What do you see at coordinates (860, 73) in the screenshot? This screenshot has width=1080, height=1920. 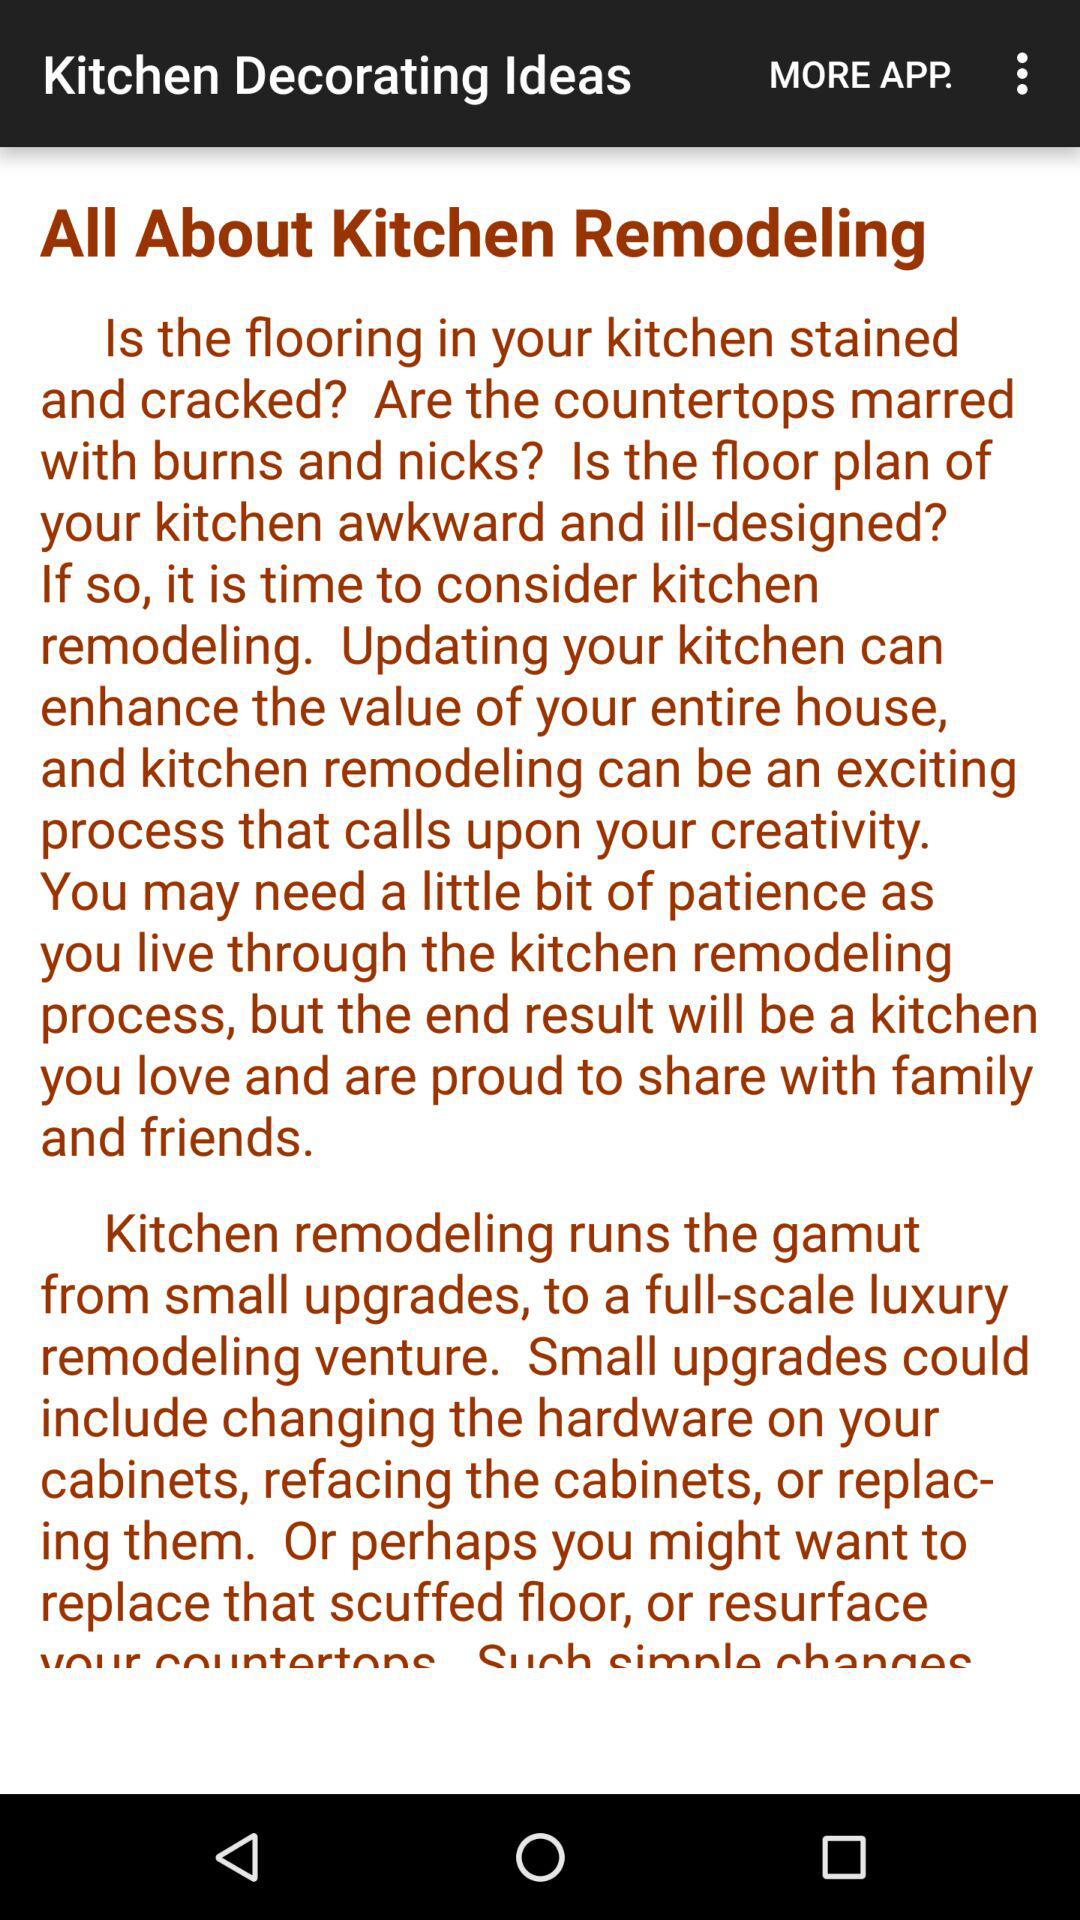 I see `the item to the right of kitchen decorating ideas` at bounding box center [860, 73].